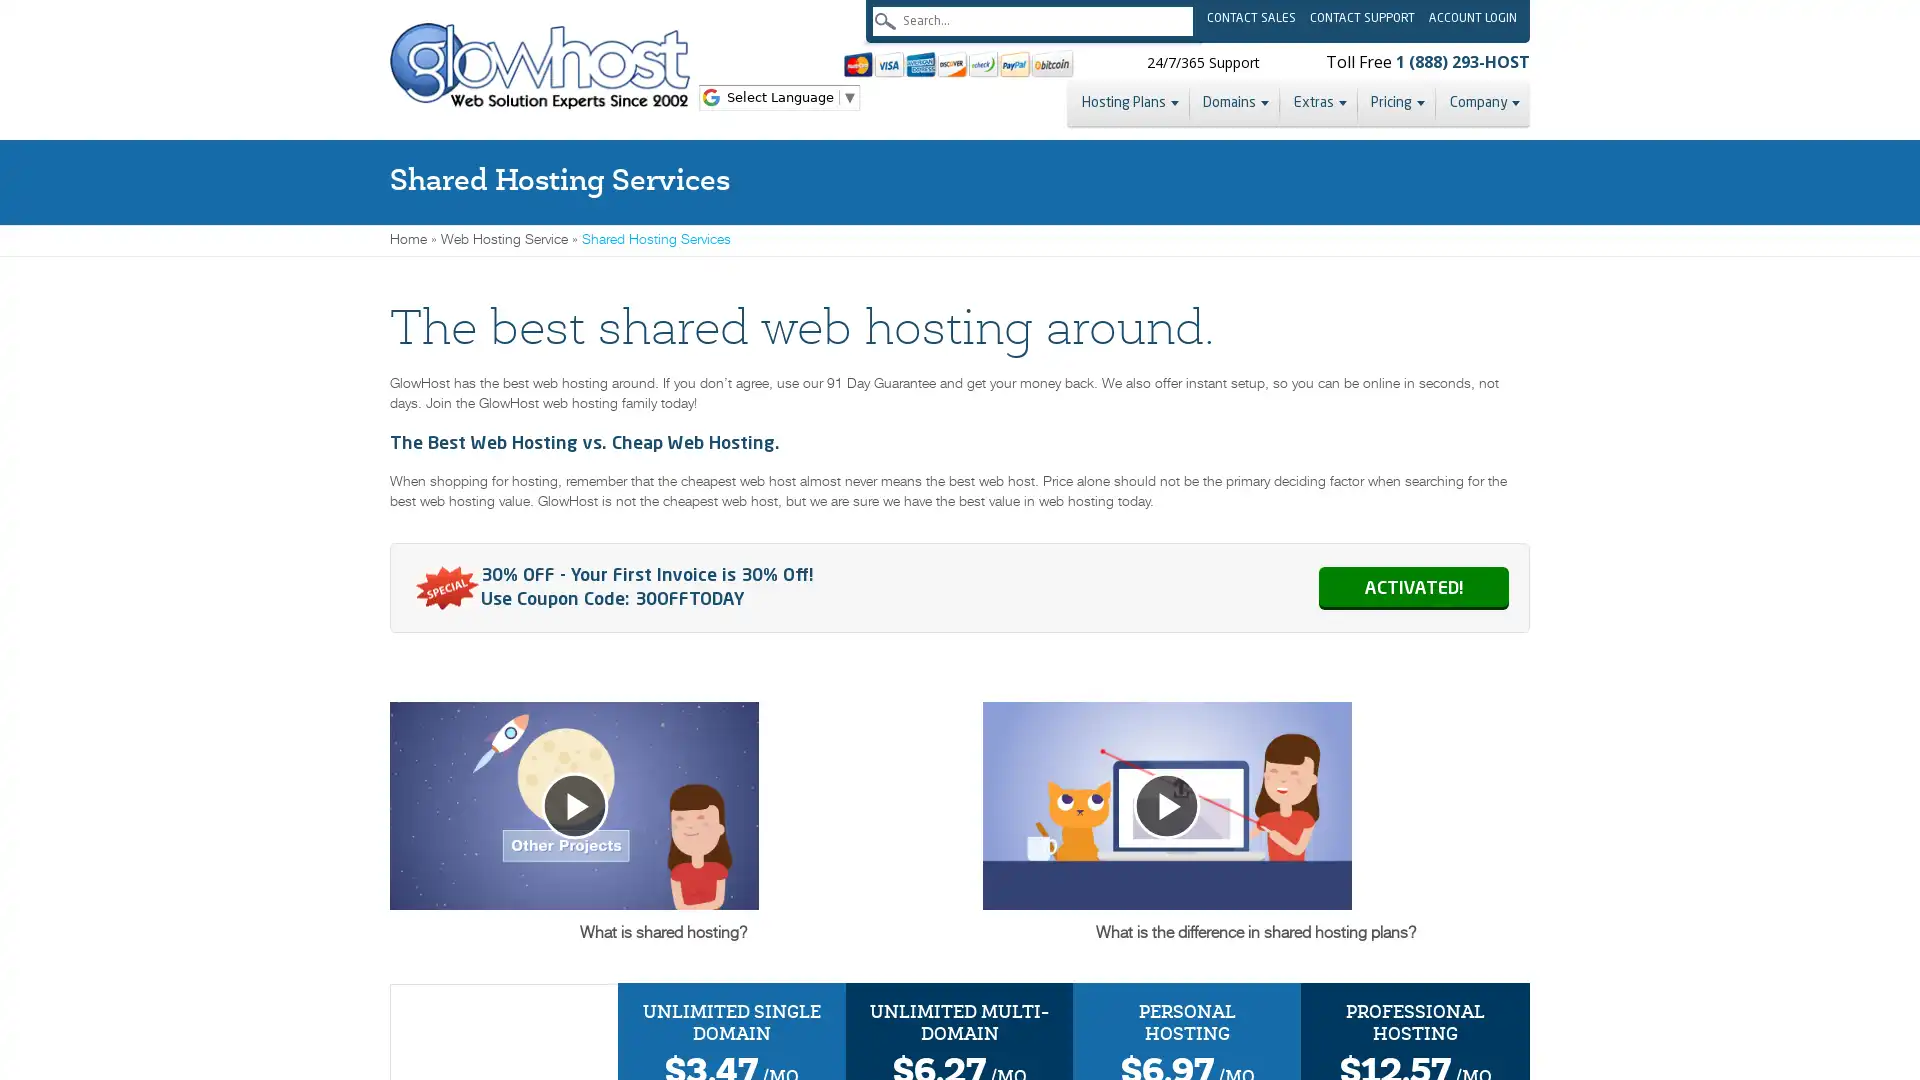 Image resolution: width=1920 pixels, height=1080 pixels. Describe the element at coordinates (1255, 855) in the screenshot. I see `Play Video` at that location.